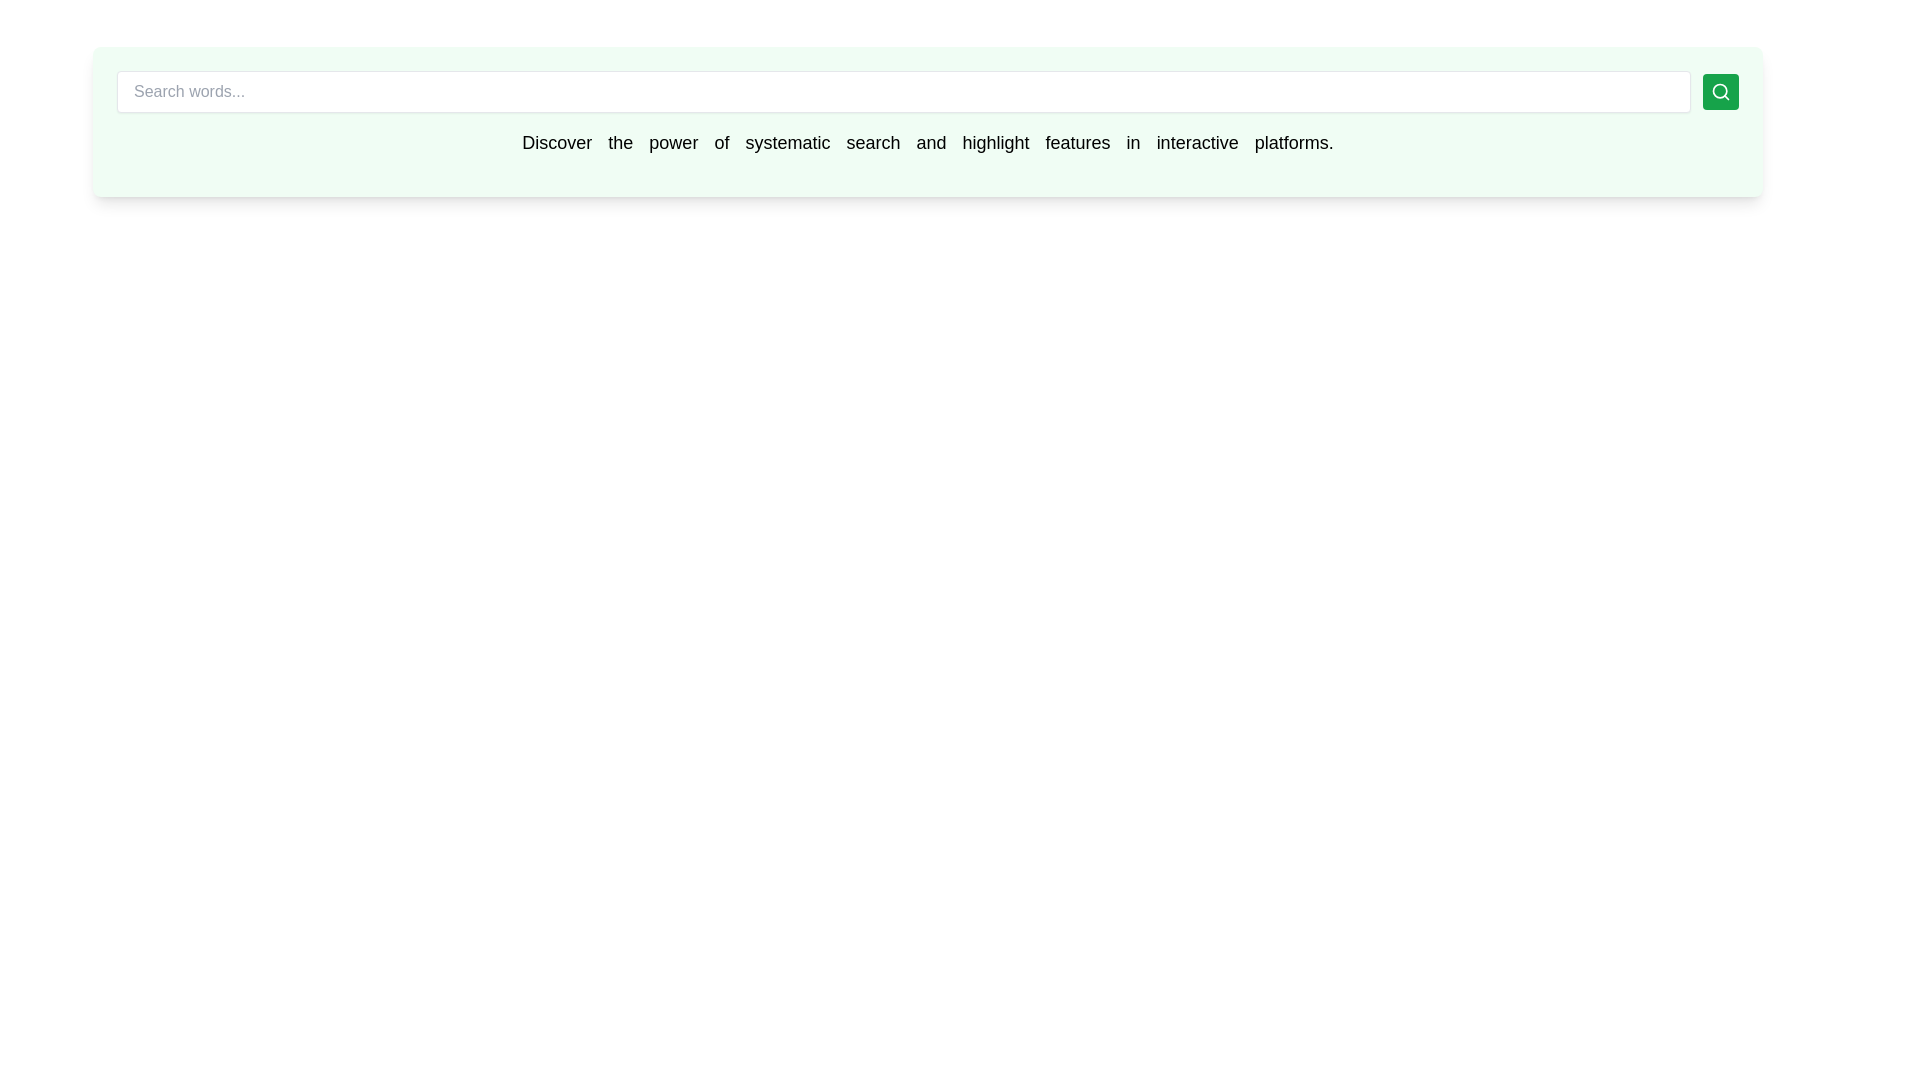 The height and width of the screenshot is (1080, 1920). I want to click on the text element that is the second word in the sentence 'Discover the power of systematic search and highlight features in interactive platforms.', so click(619, 141).